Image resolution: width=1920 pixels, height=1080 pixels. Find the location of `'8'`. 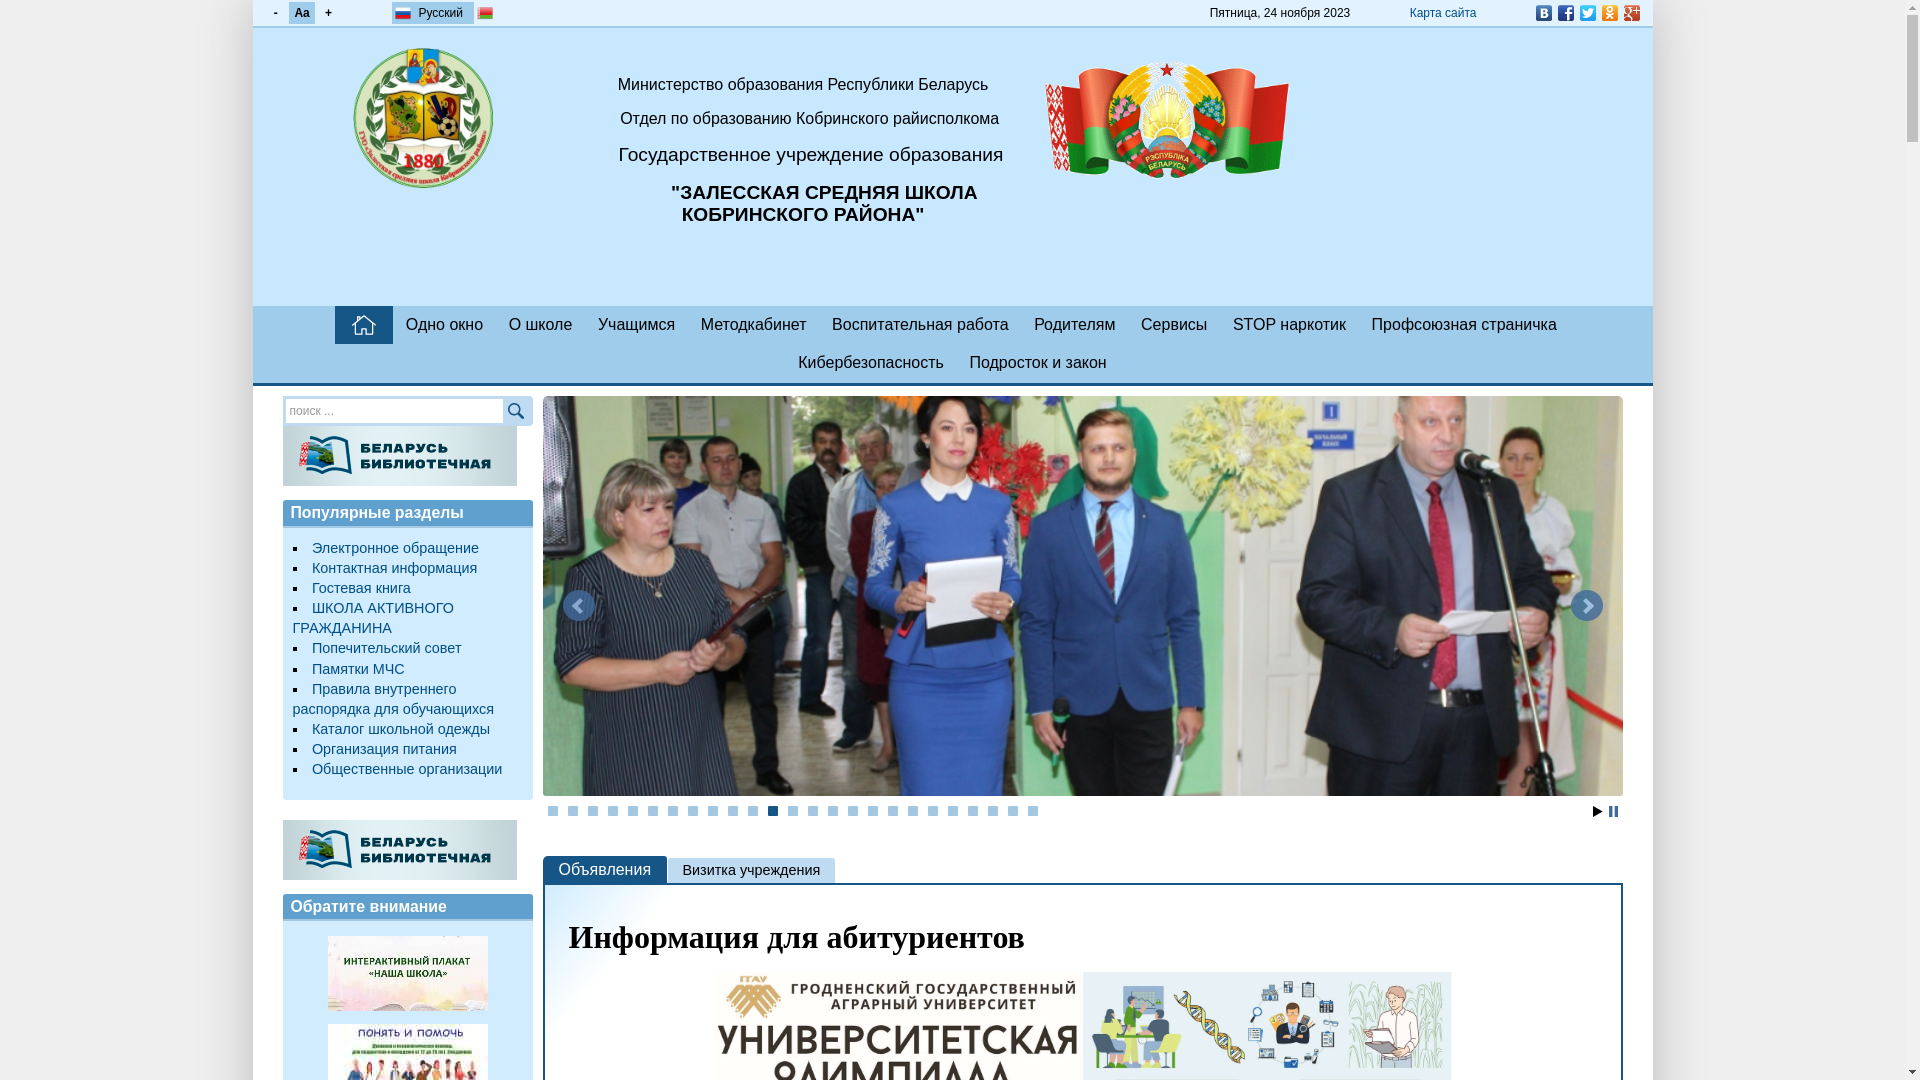

'8' is located at coordinates (692, 810).